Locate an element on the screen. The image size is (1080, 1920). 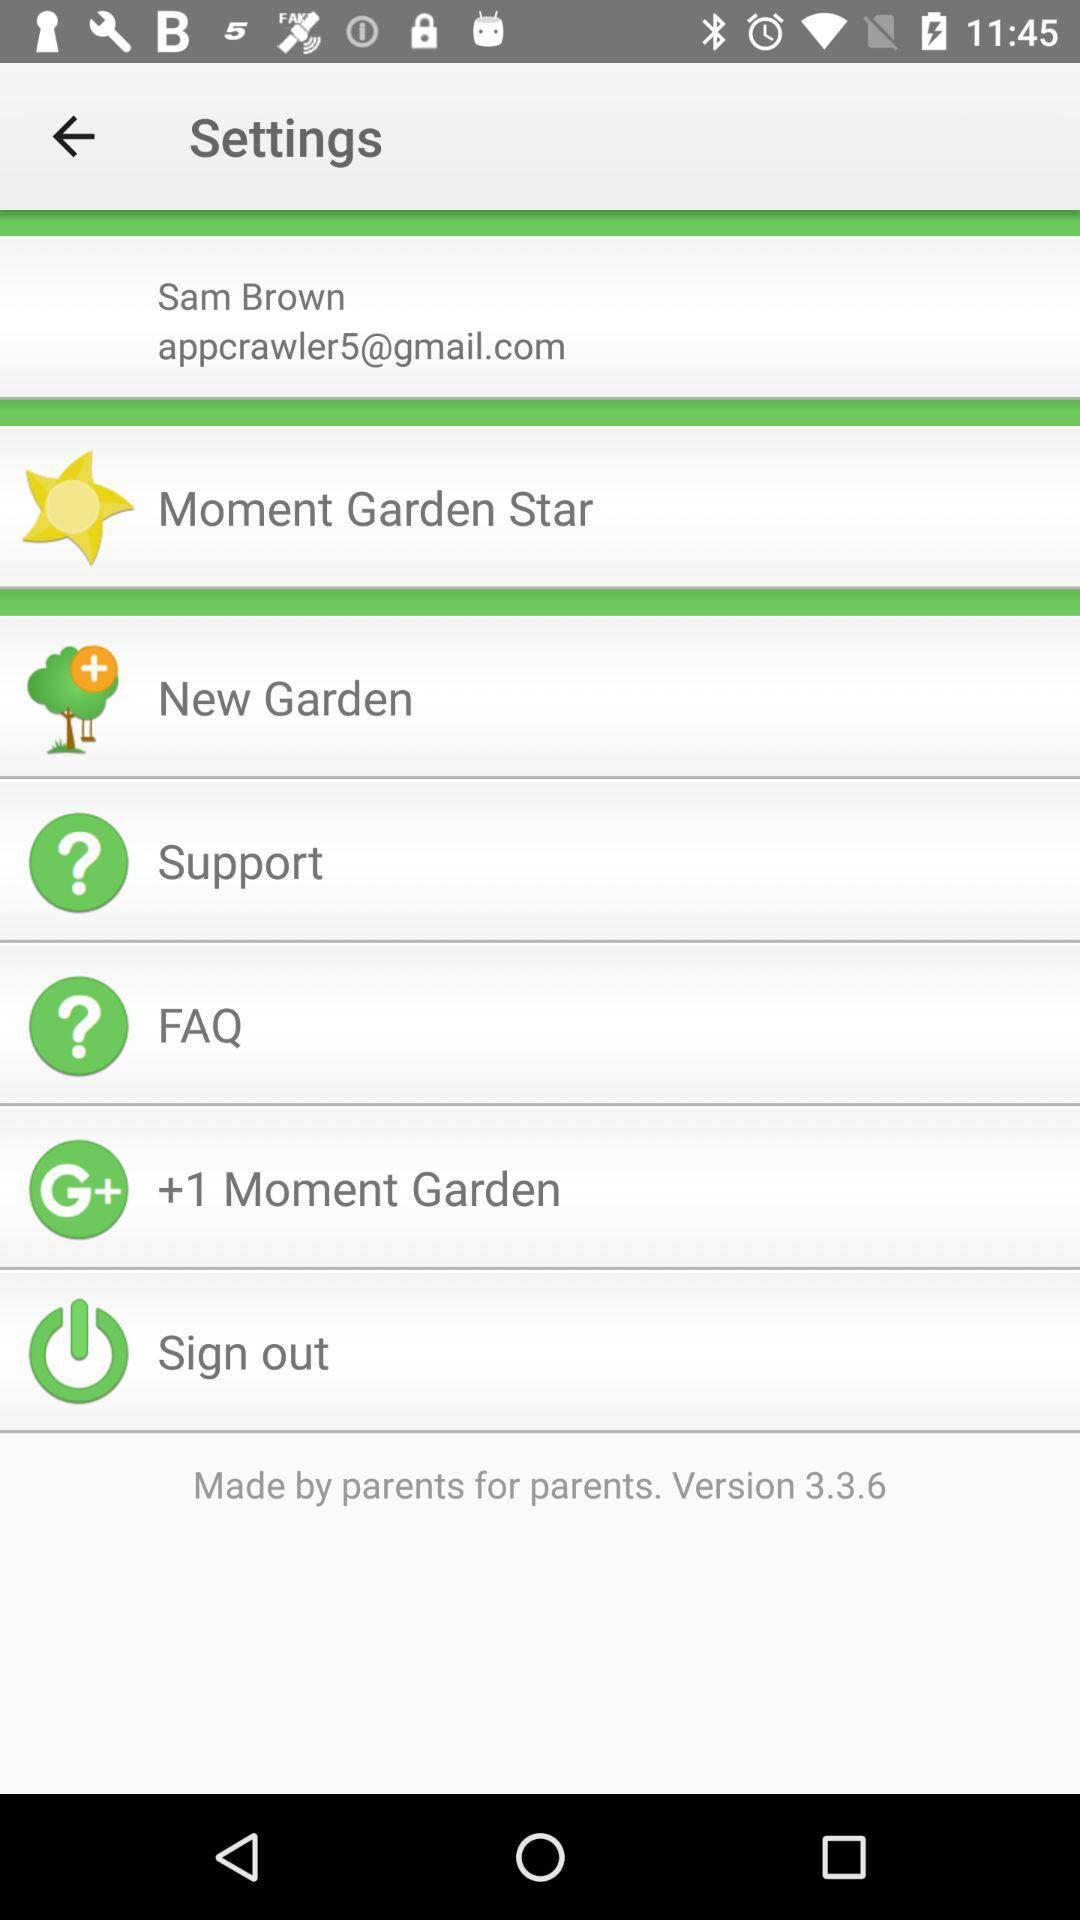
the icon below the     icon is located at coordinates (540, 616).